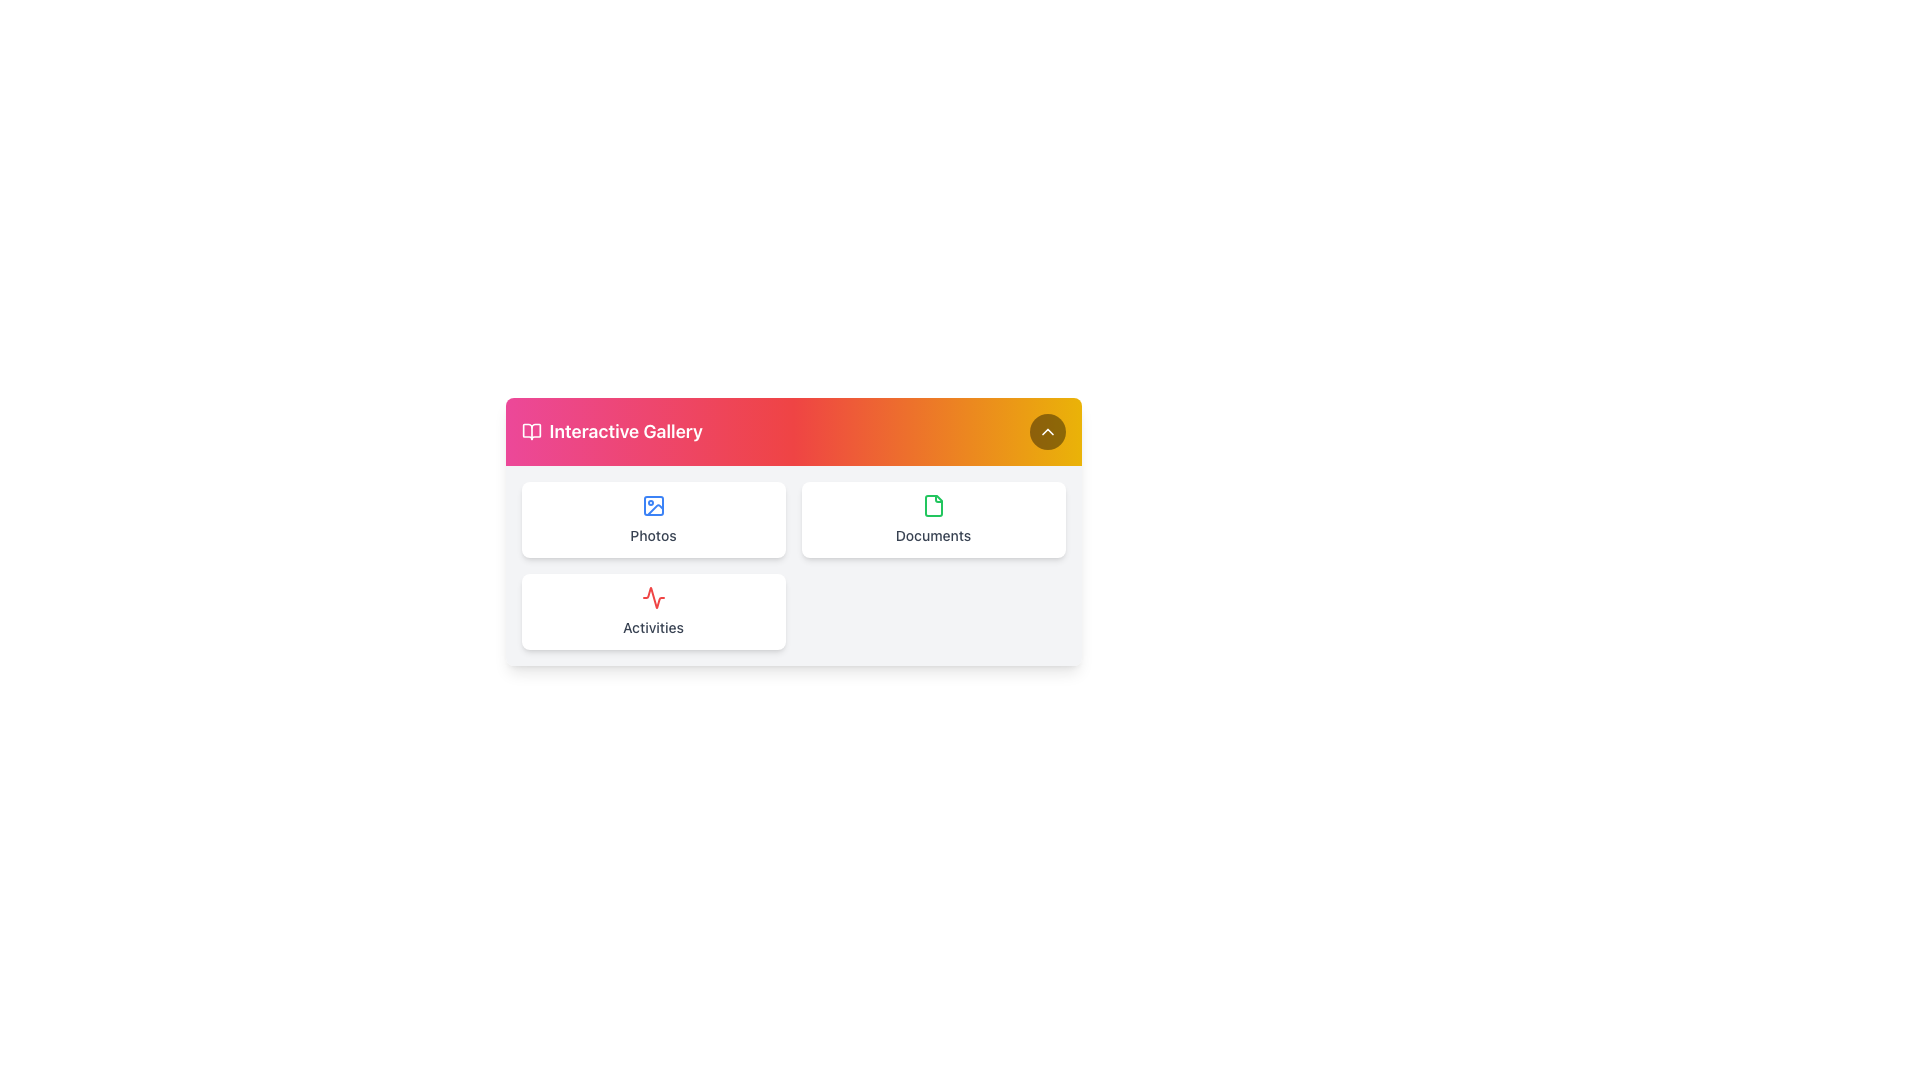  I want to click on the red waveform icon located at the top of the 'Activities' section, which is distinctly styled and visually prominent, so click(653, 596).